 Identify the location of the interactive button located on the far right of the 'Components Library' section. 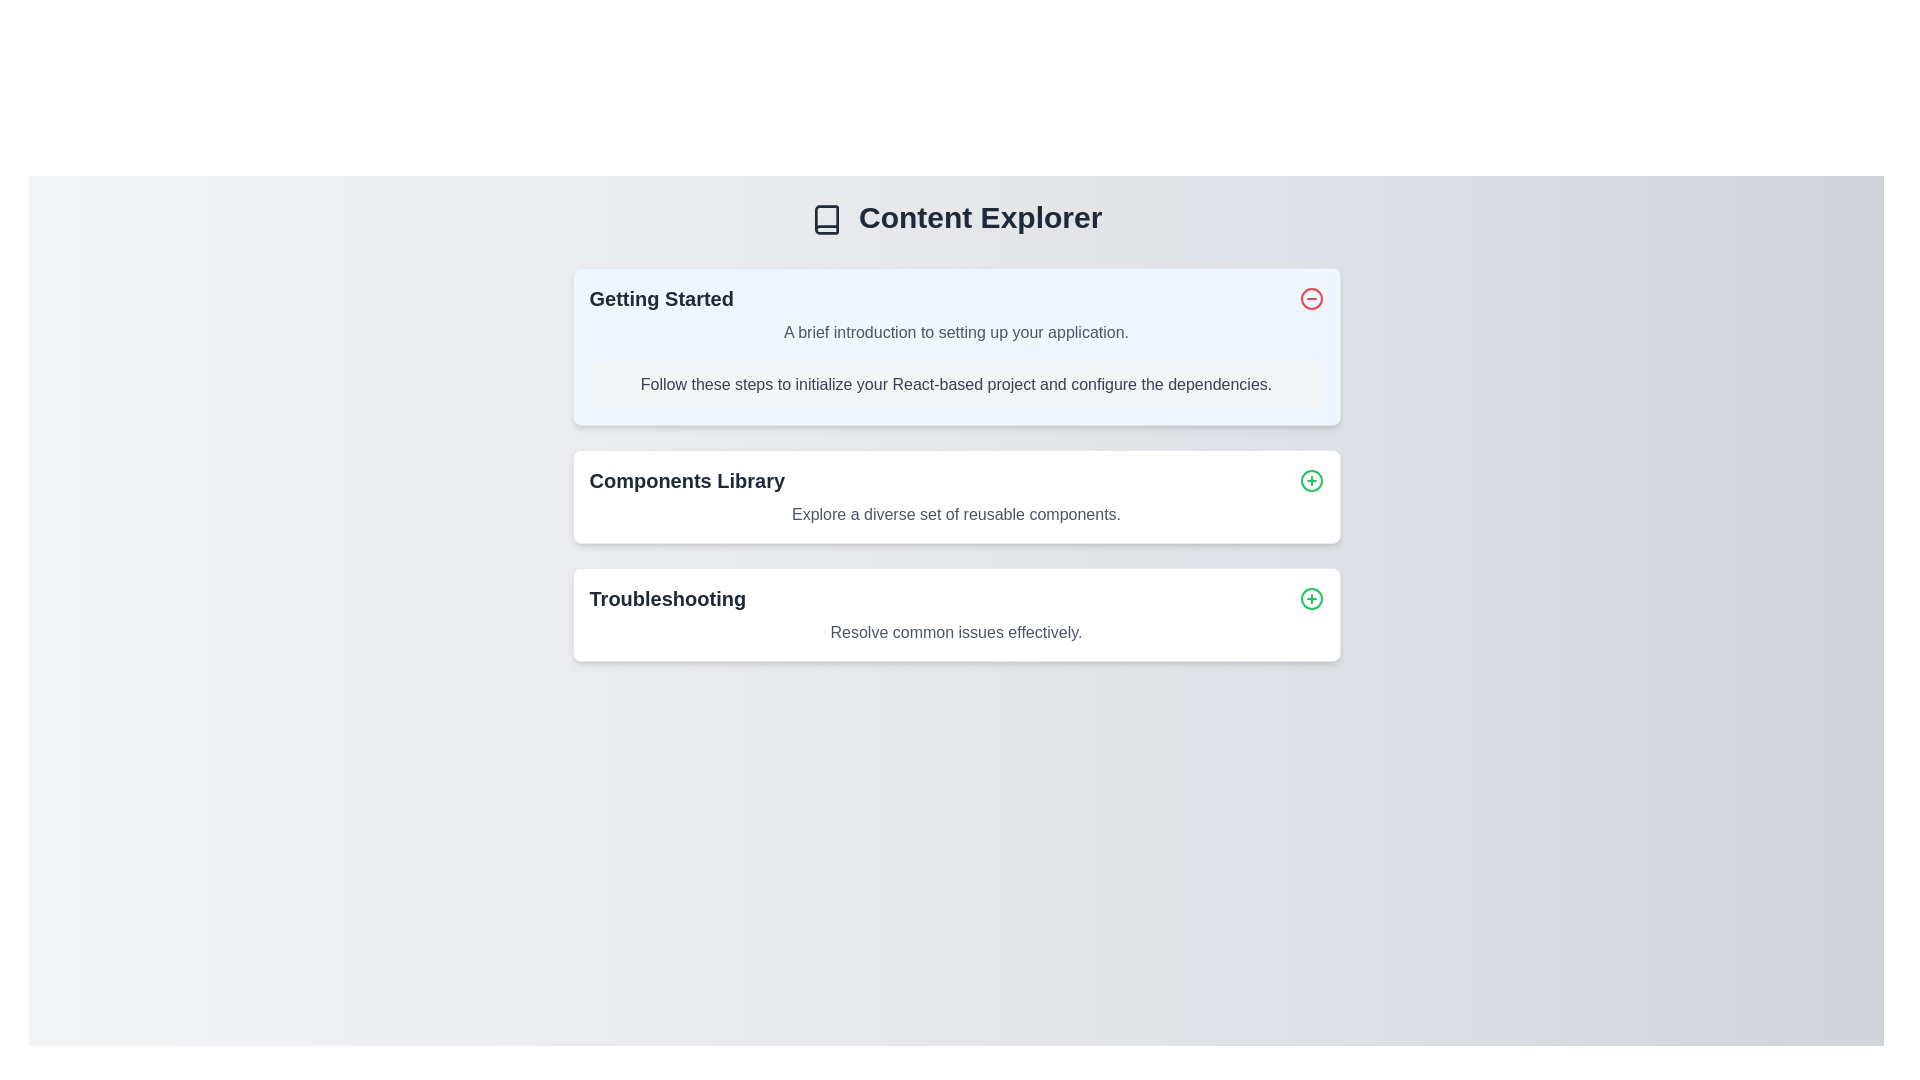
(1311, 481).